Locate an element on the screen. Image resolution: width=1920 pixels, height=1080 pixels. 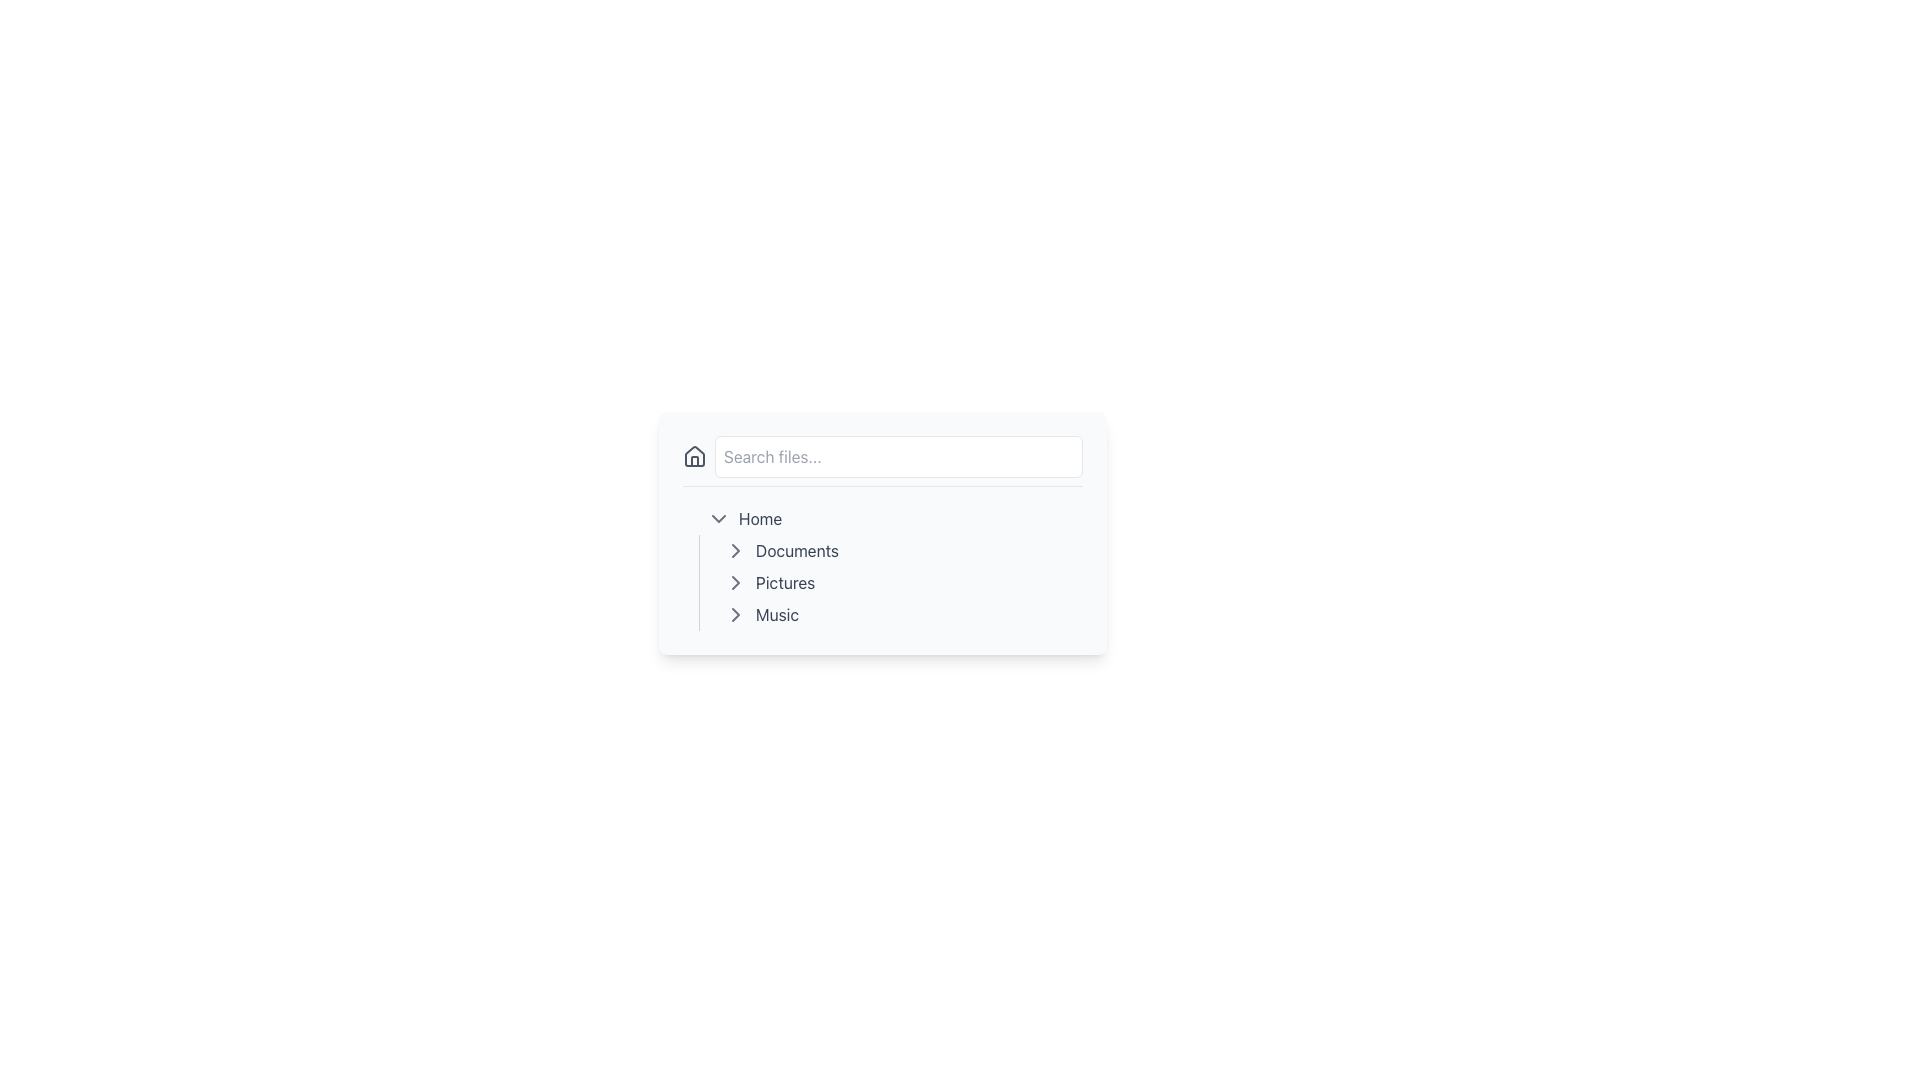
the right-pointing chevron icon next to the 'Music' label in the file navigation menu is located at coordinates (734, 613).